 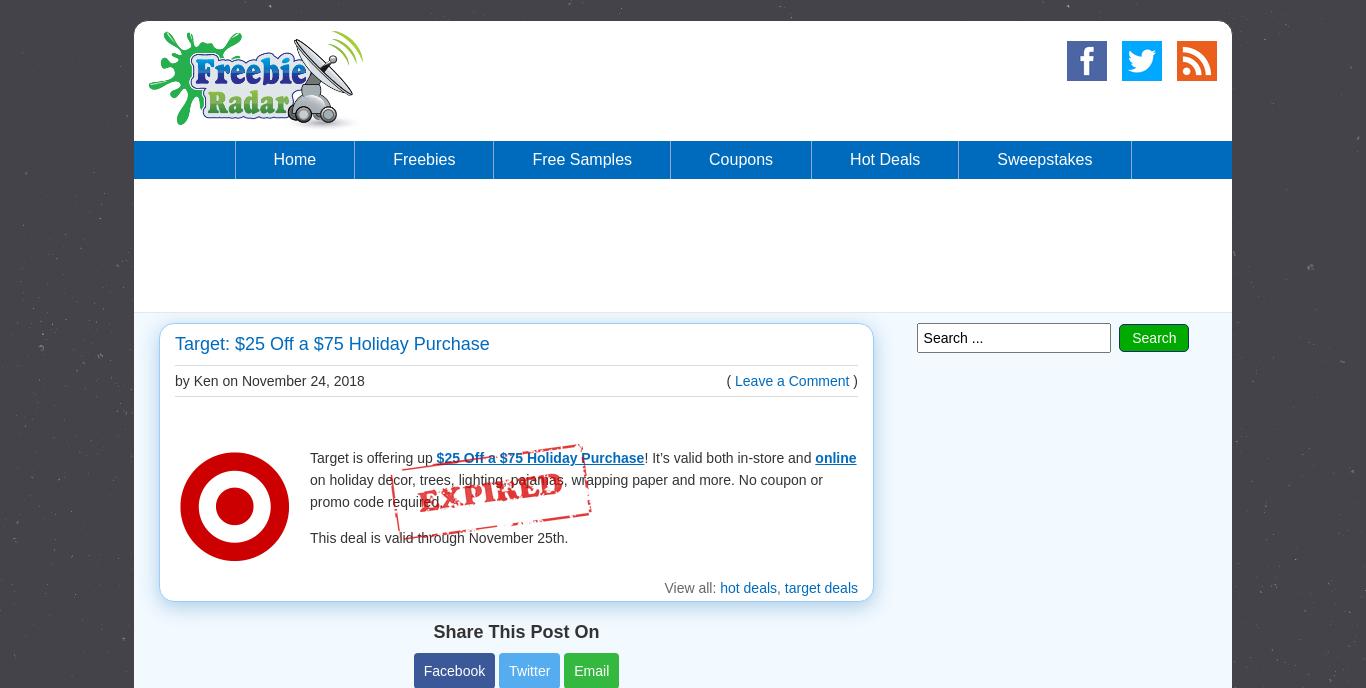 I want to click on 'Free Samples', so click(x=532, y=158).